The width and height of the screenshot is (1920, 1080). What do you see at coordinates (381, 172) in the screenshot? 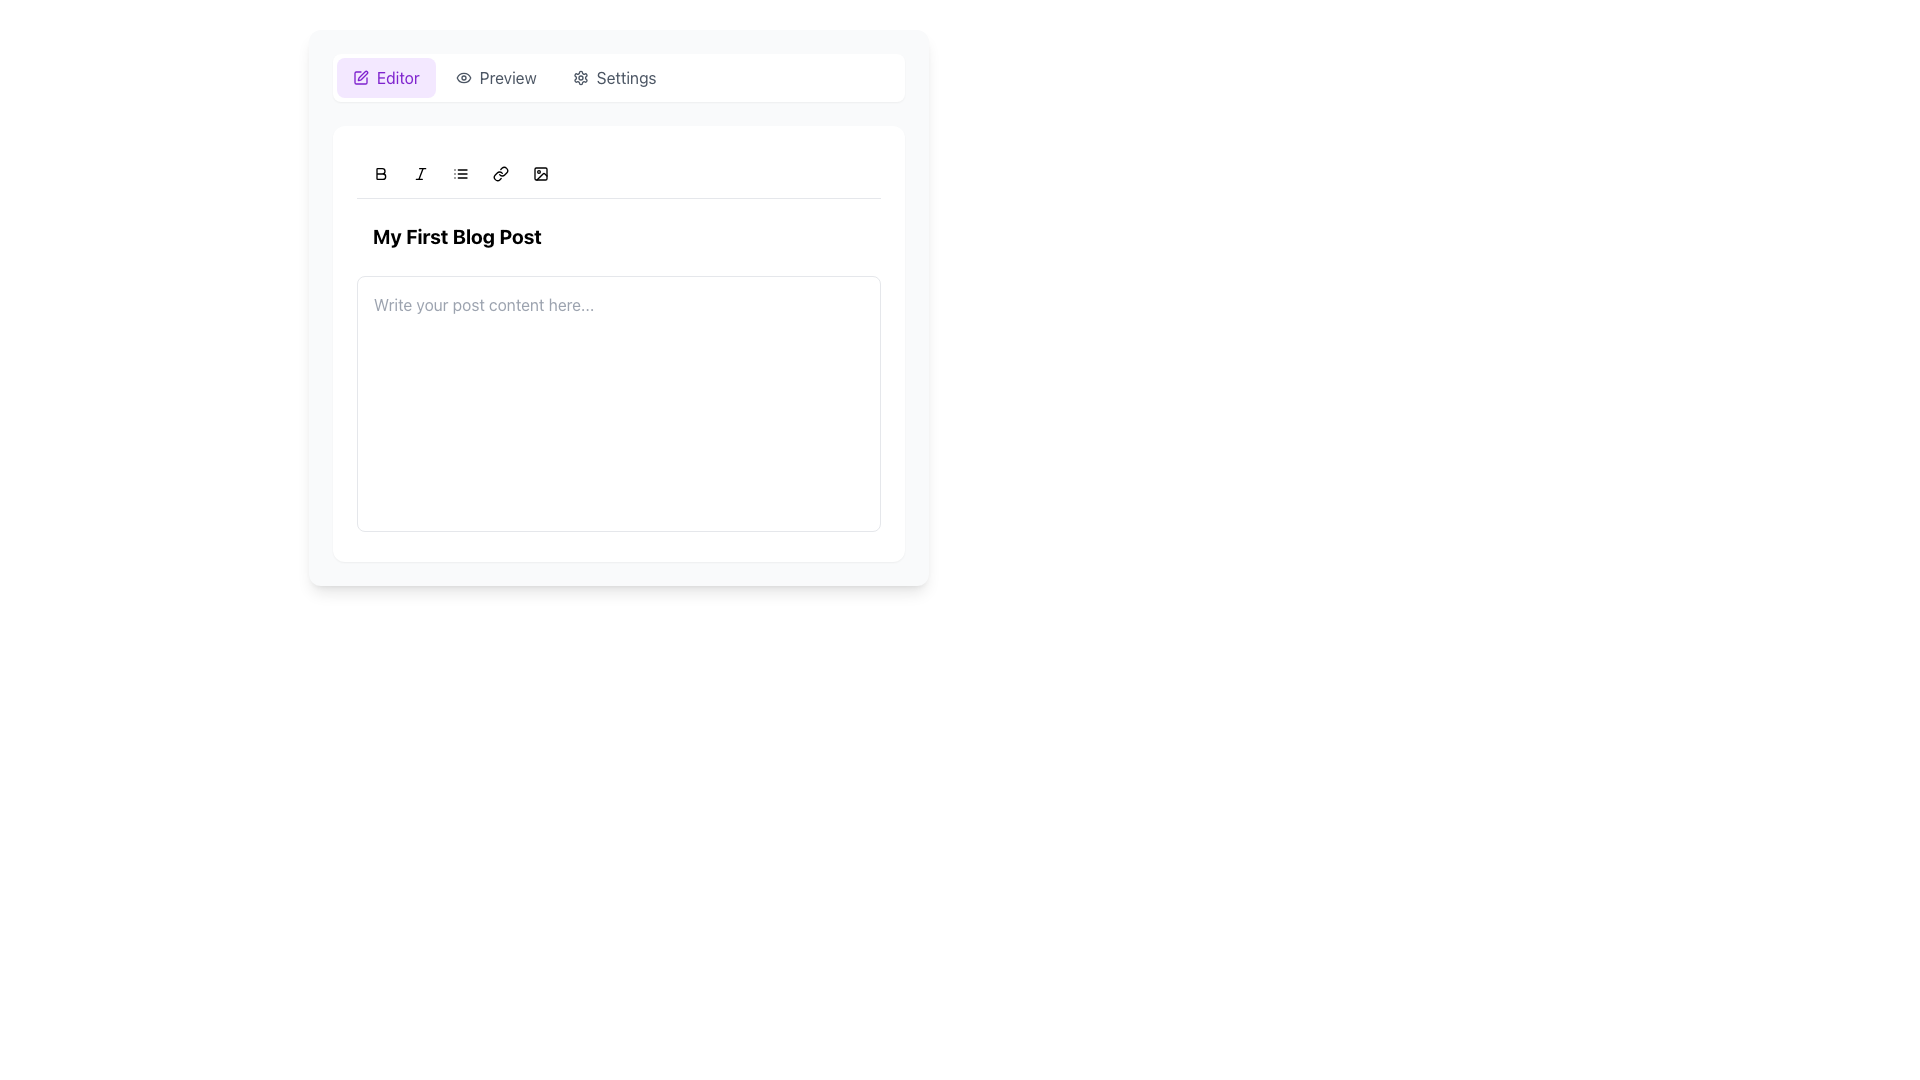
I see `the leftmost icon button in the formatting toolbar` at bounding box center [381, 172].